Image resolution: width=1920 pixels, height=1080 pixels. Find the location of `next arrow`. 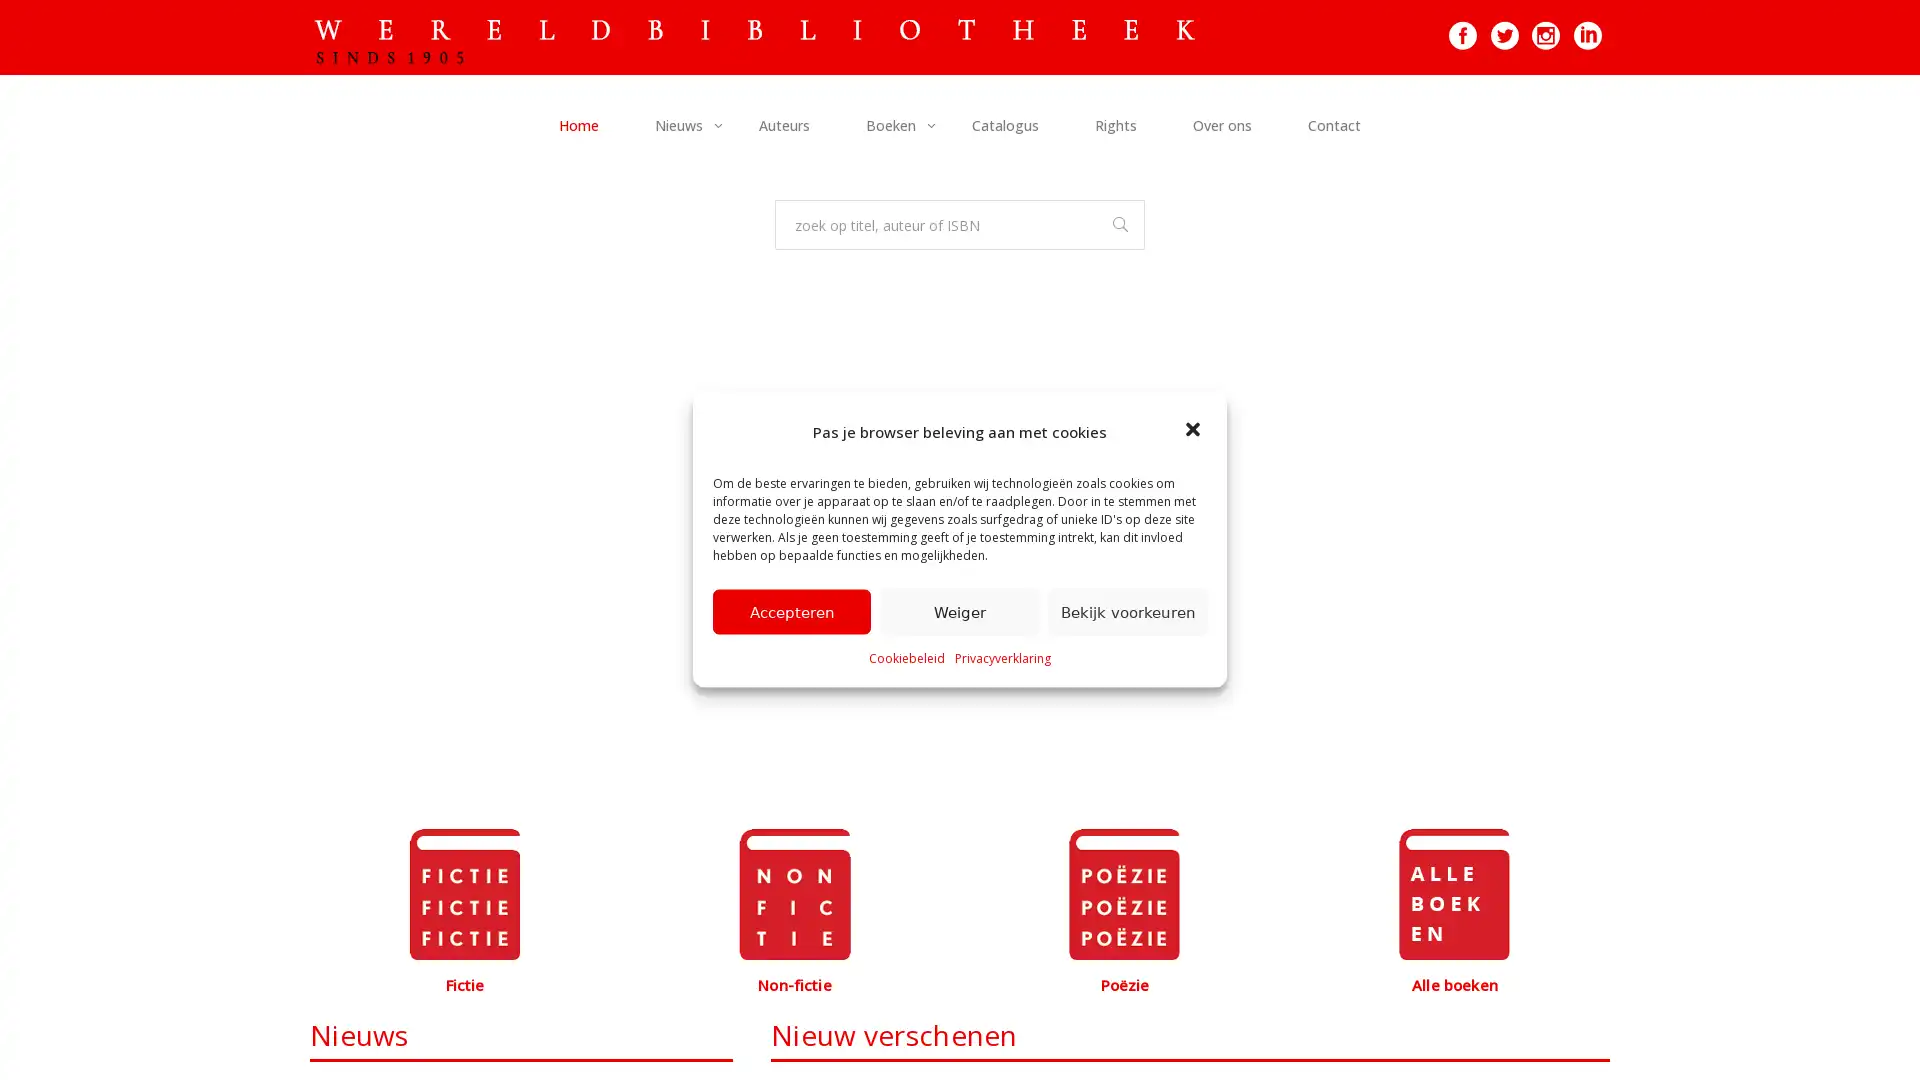

next arrow is located at coordinates (1578, 542).